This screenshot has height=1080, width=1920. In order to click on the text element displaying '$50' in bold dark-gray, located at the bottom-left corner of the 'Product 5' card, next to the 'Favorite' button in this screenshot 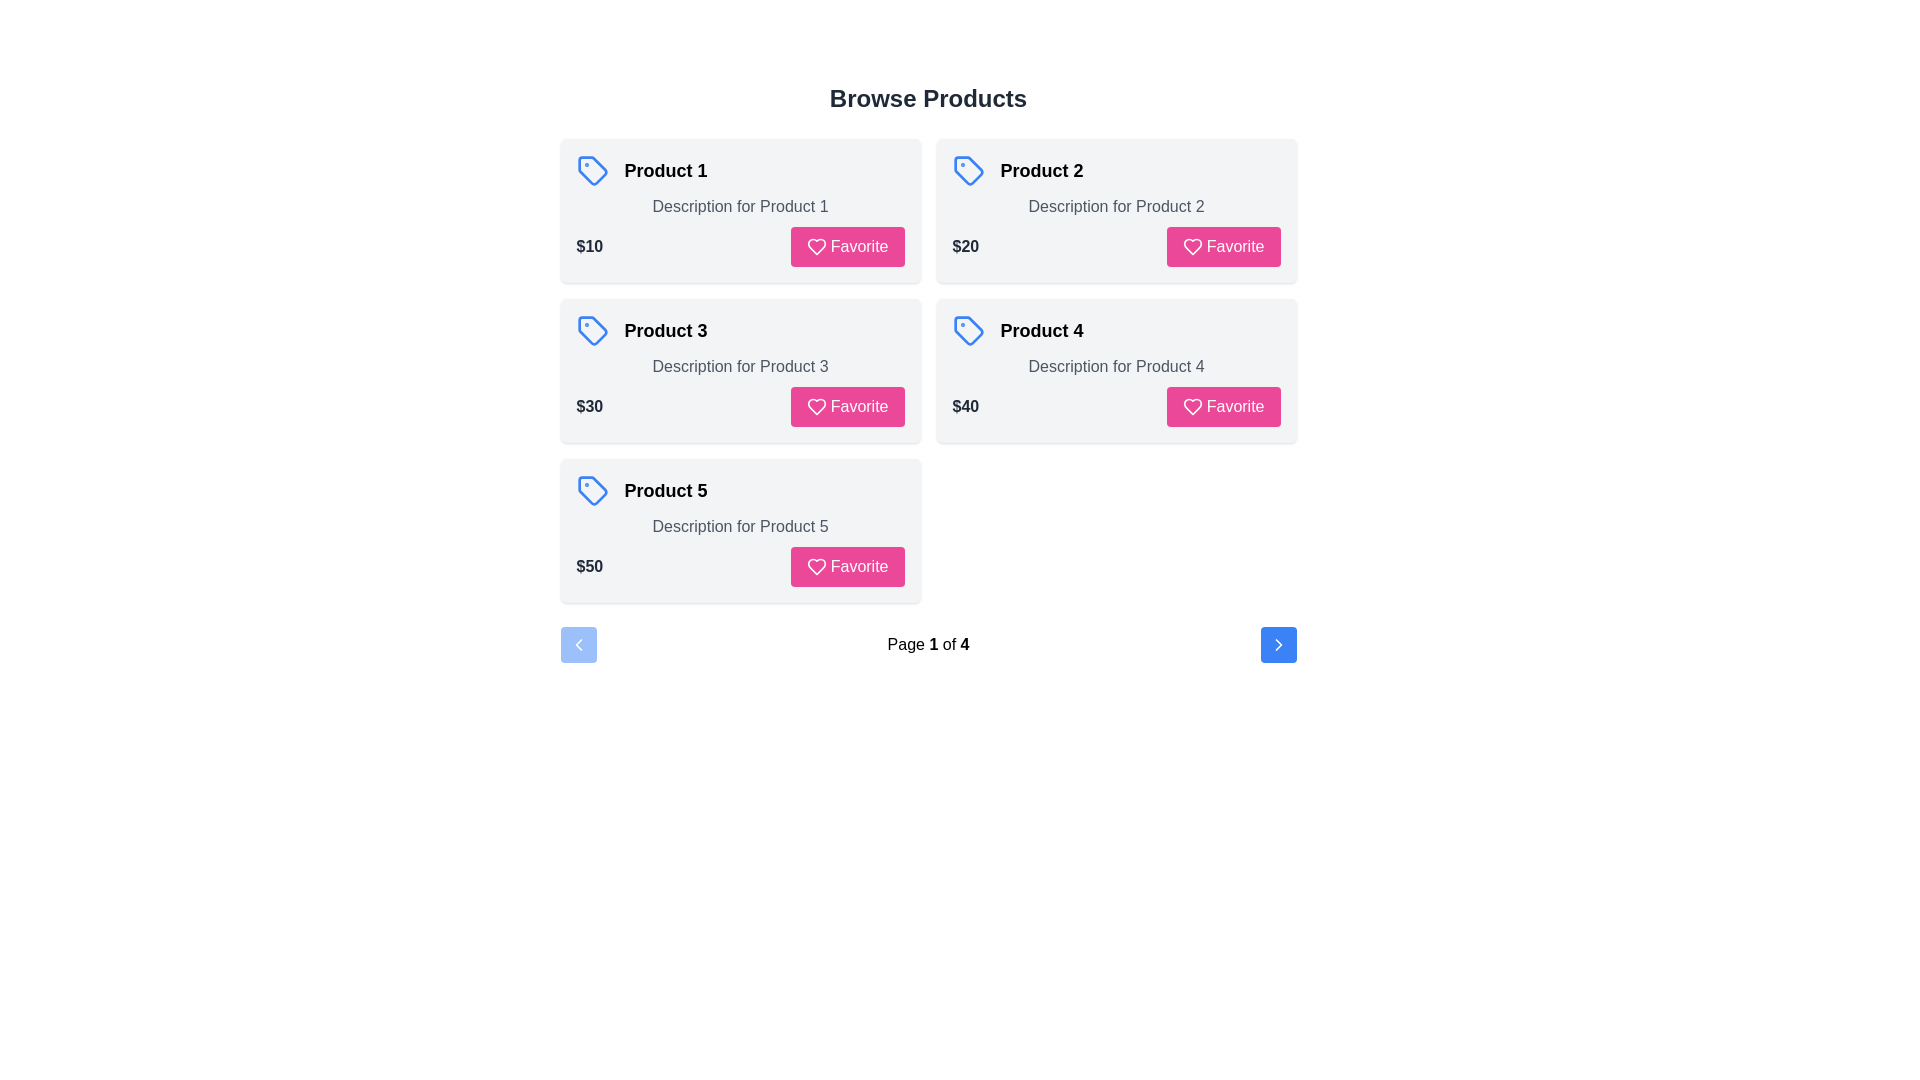, I will do `click(588, 567)`.